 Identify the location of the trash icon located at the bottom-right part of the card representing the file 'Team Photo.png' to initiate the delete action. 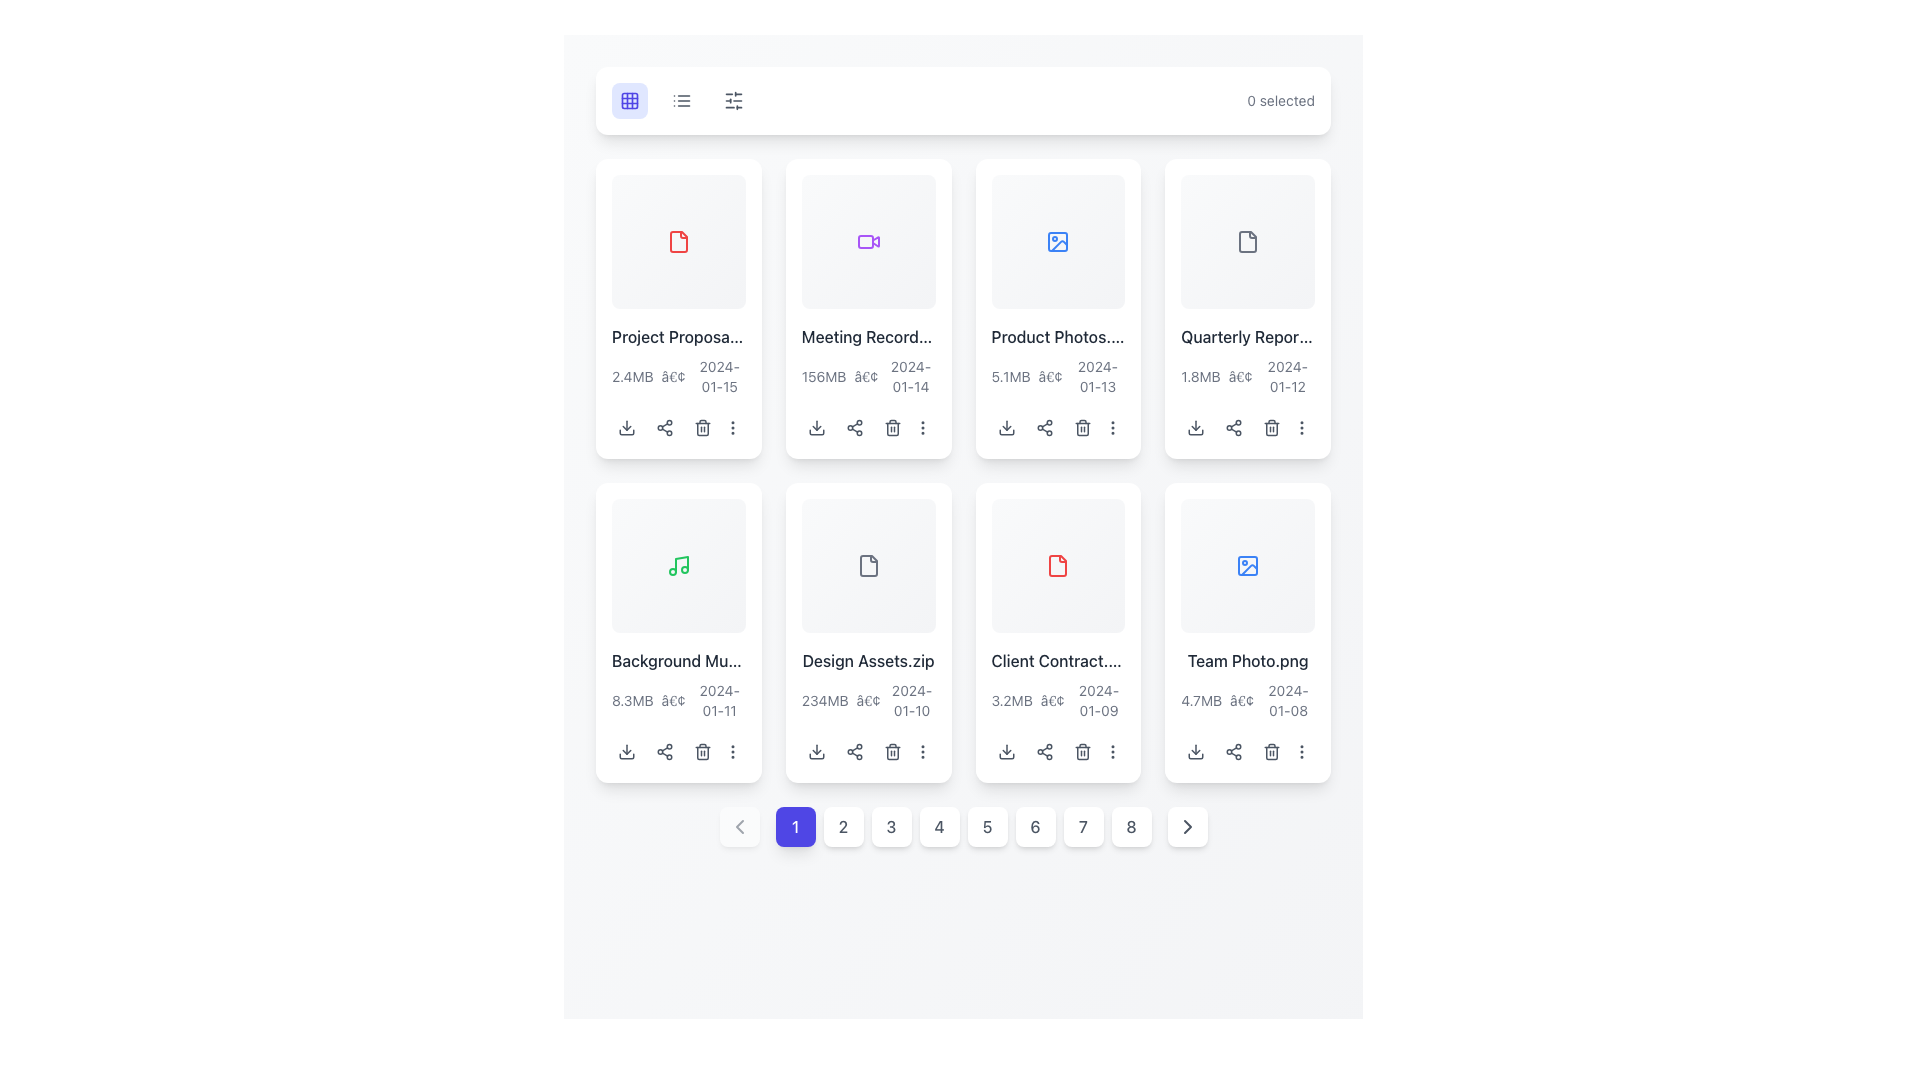
(1271, 751).